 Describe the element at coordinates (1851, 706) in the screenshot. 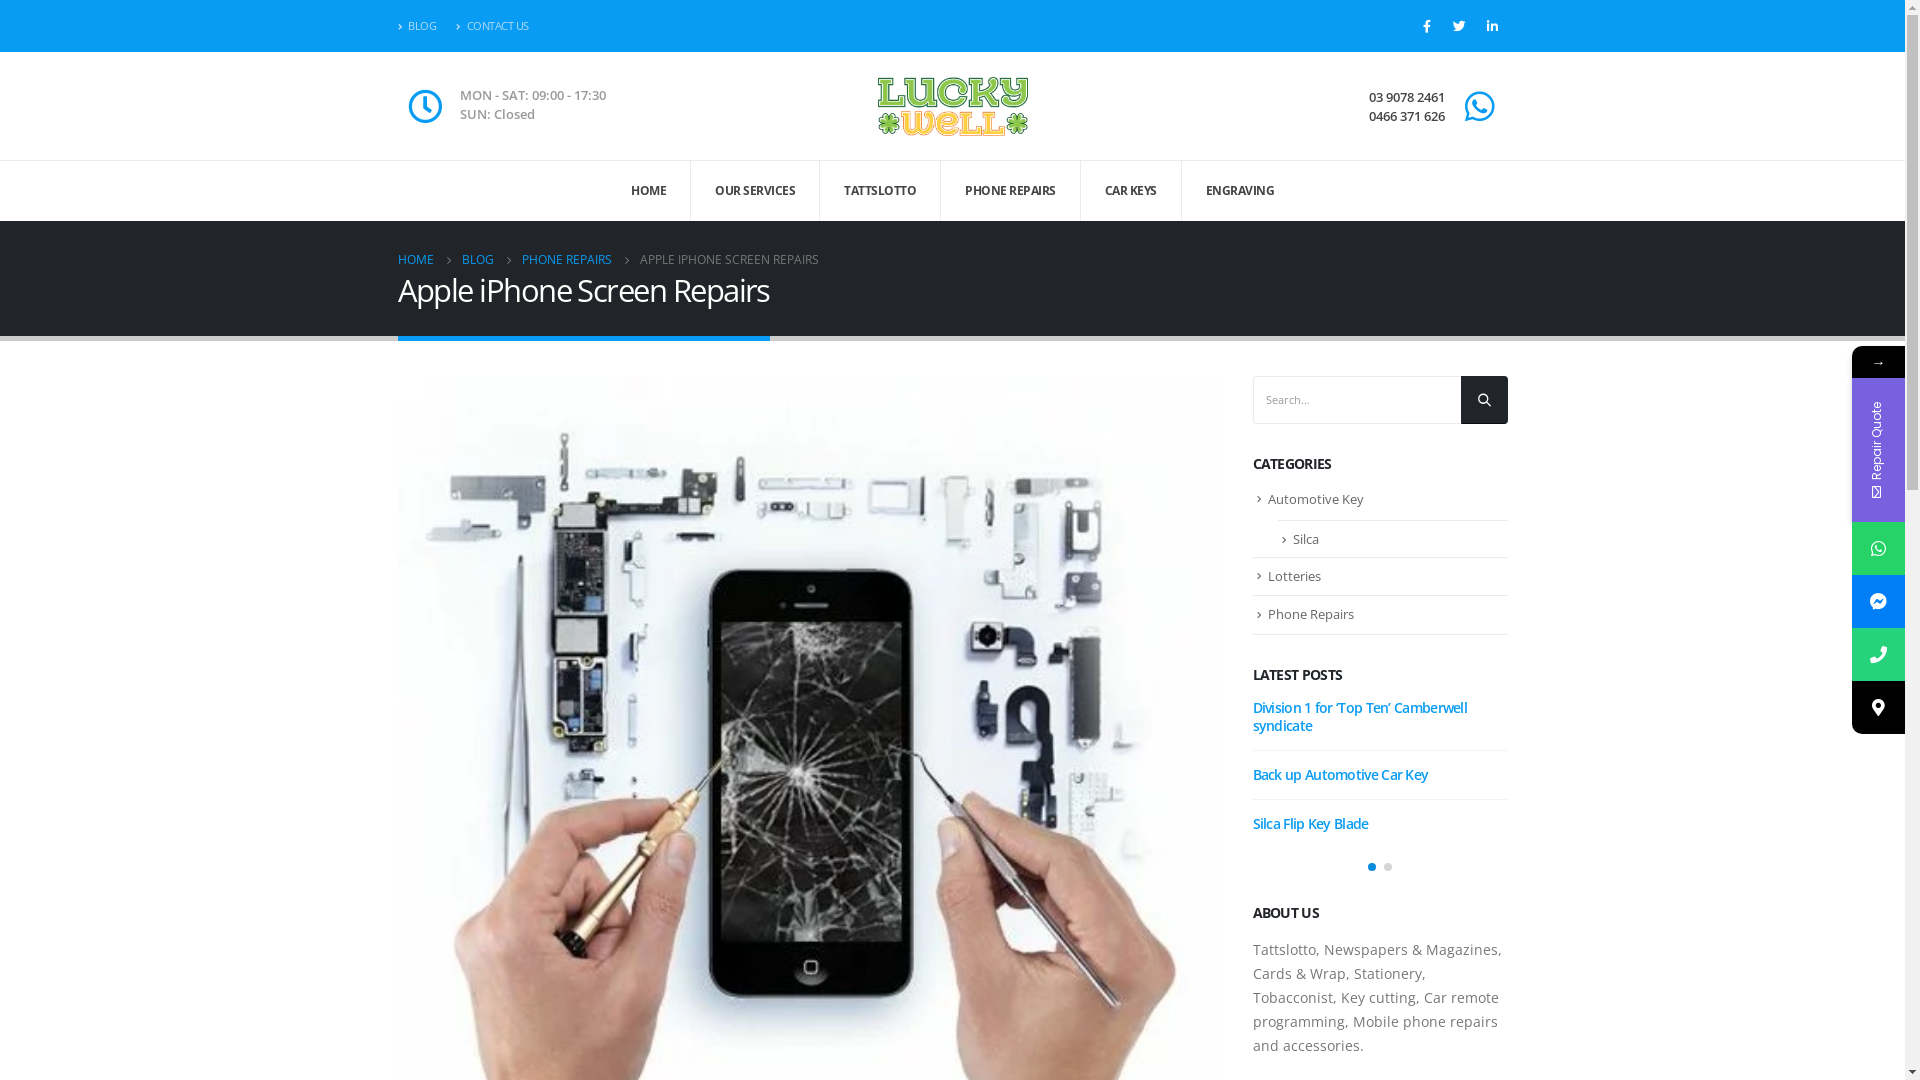

I see `'https://goo.gl/maps/6BvXaJ9NPMDQfLmJ7'` at that location.